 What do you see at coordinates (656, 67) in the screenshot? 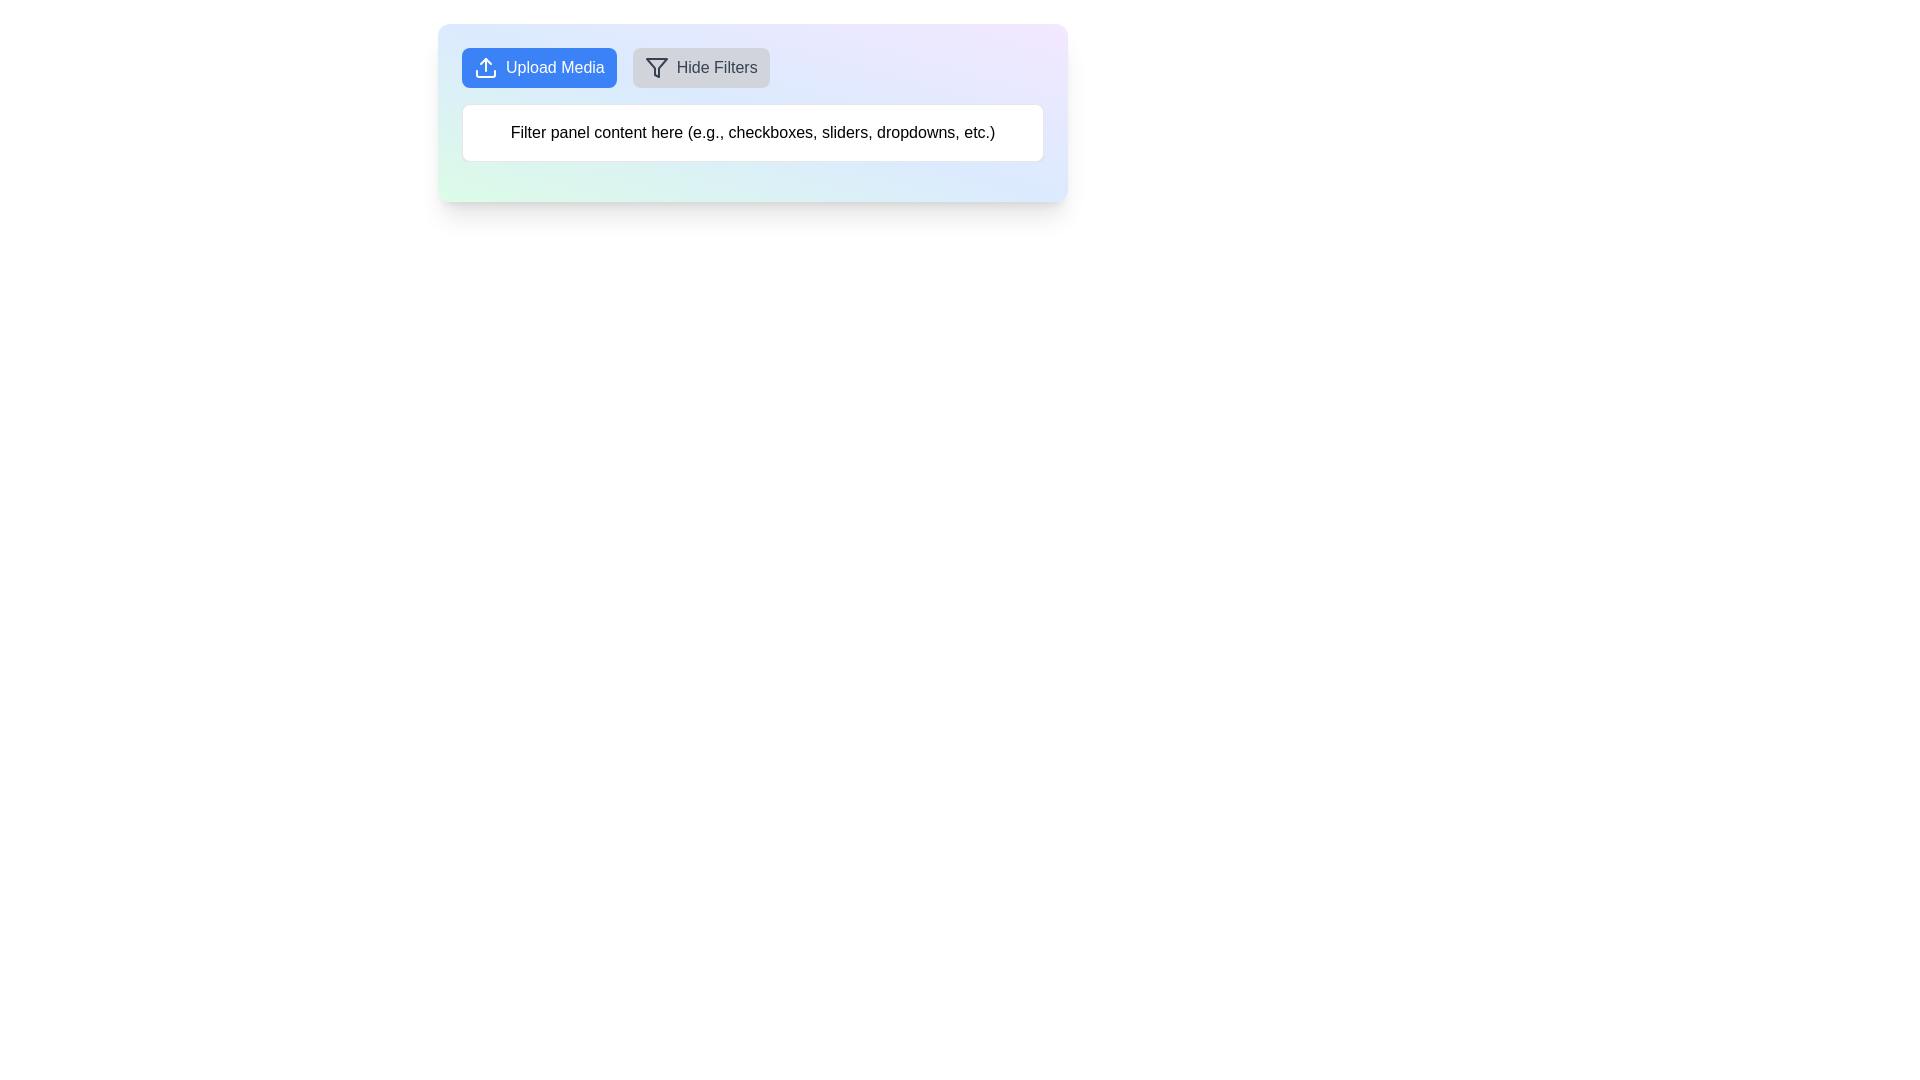
I see `the filter icon located within the 'Hide Filters' button` at bounding box center [656, 67].